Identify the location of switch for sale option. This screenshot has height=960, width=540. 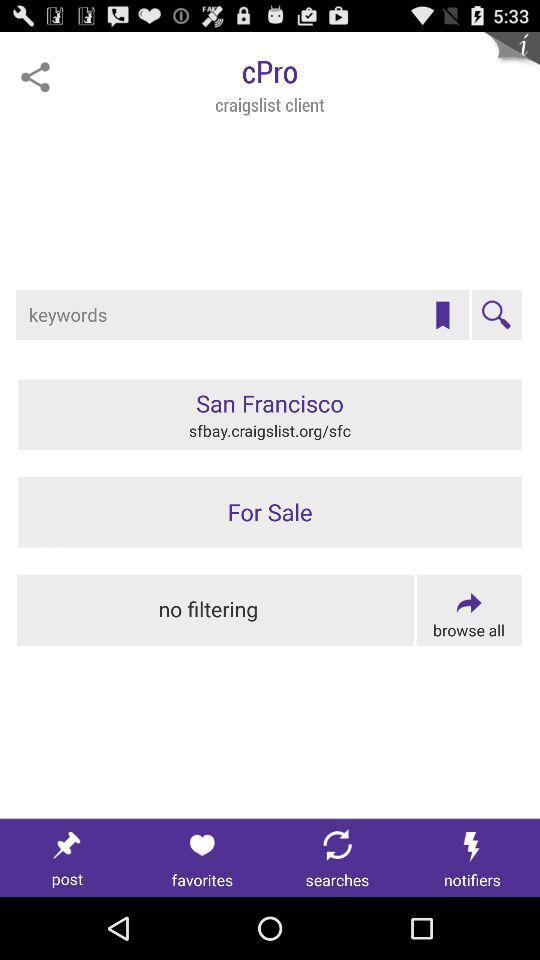
(270, 511).